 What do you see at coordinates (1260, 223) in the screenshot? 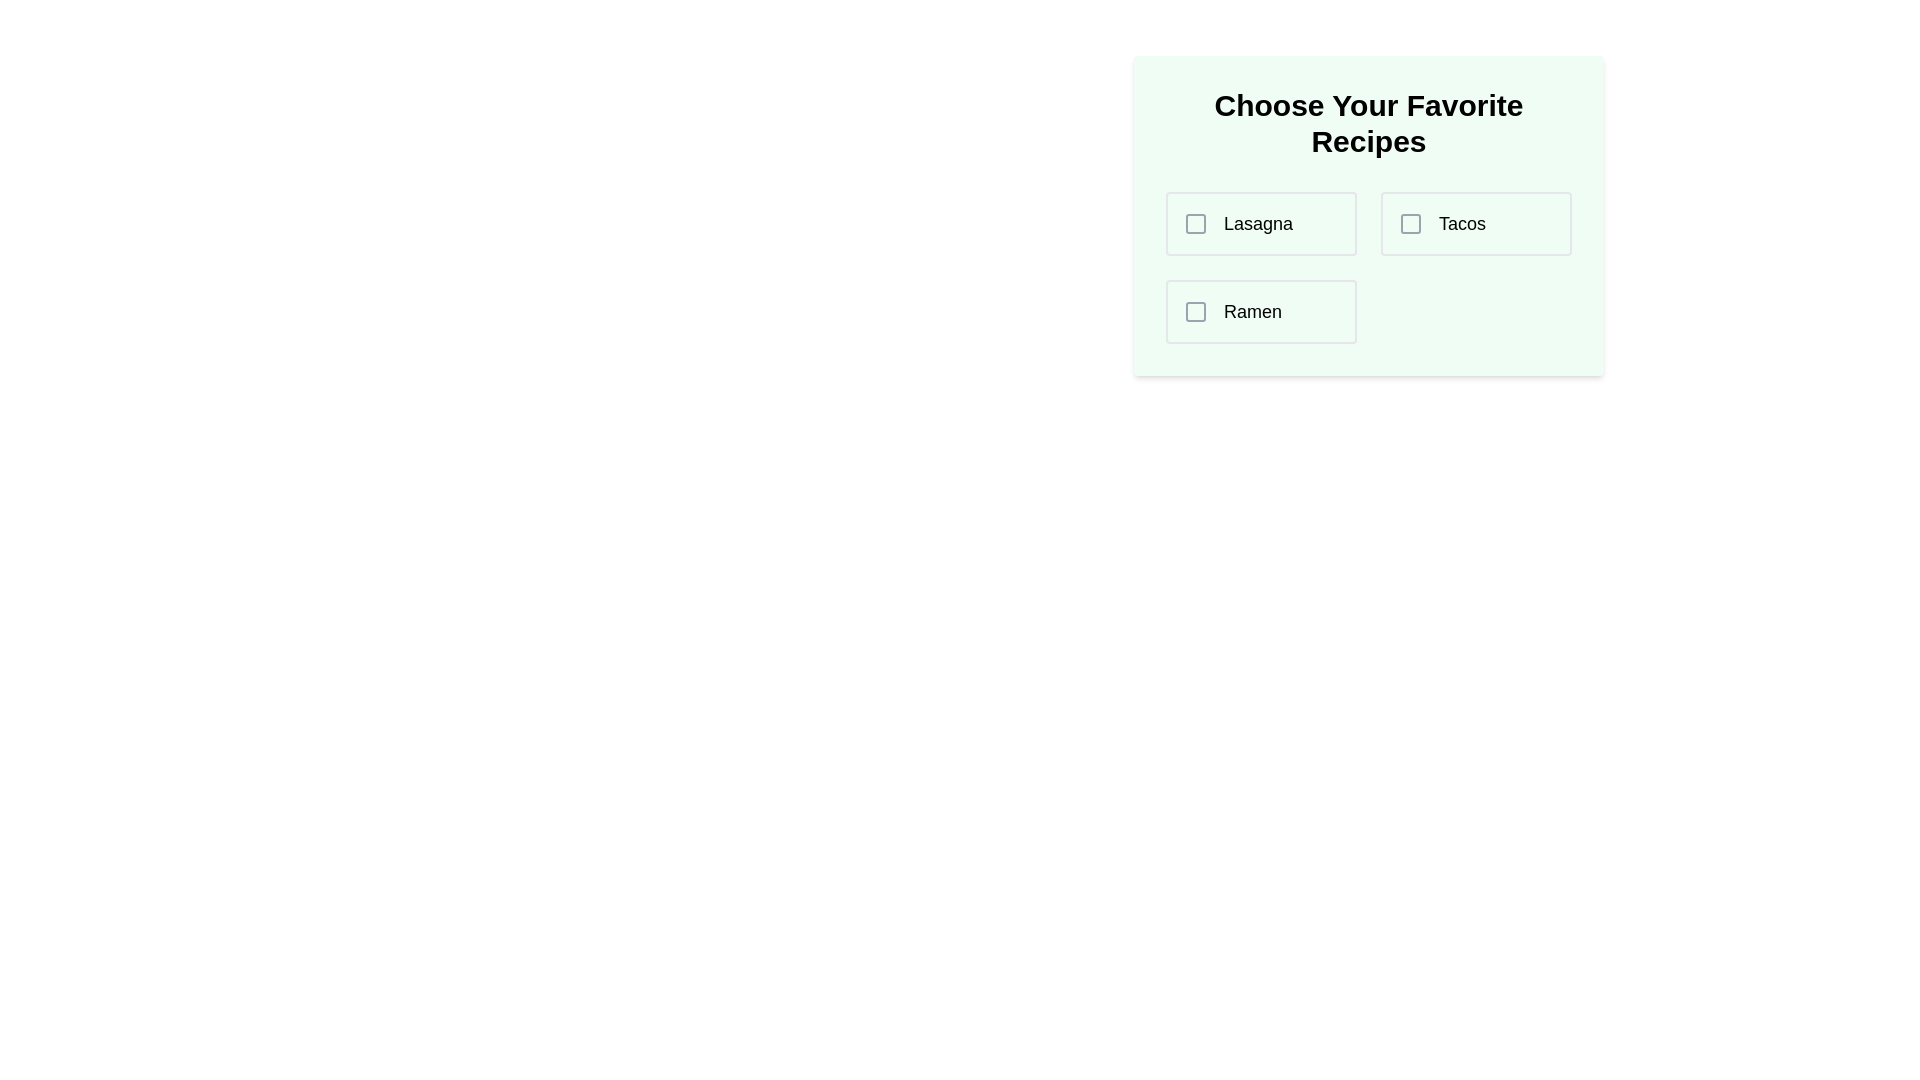
I see `the checkbox option for 'Lasagna'` at bounding box center [1260, 223].